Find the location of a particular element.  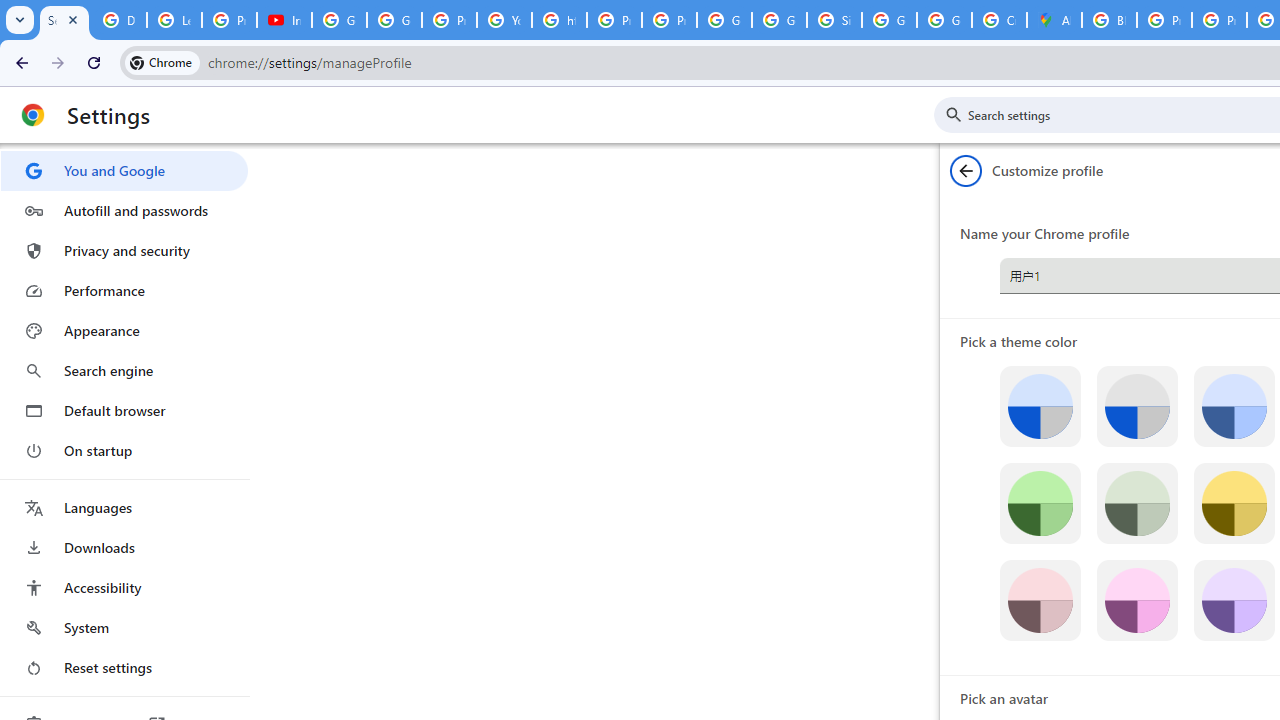

'You and Google' is located at coordinates (123, 170).